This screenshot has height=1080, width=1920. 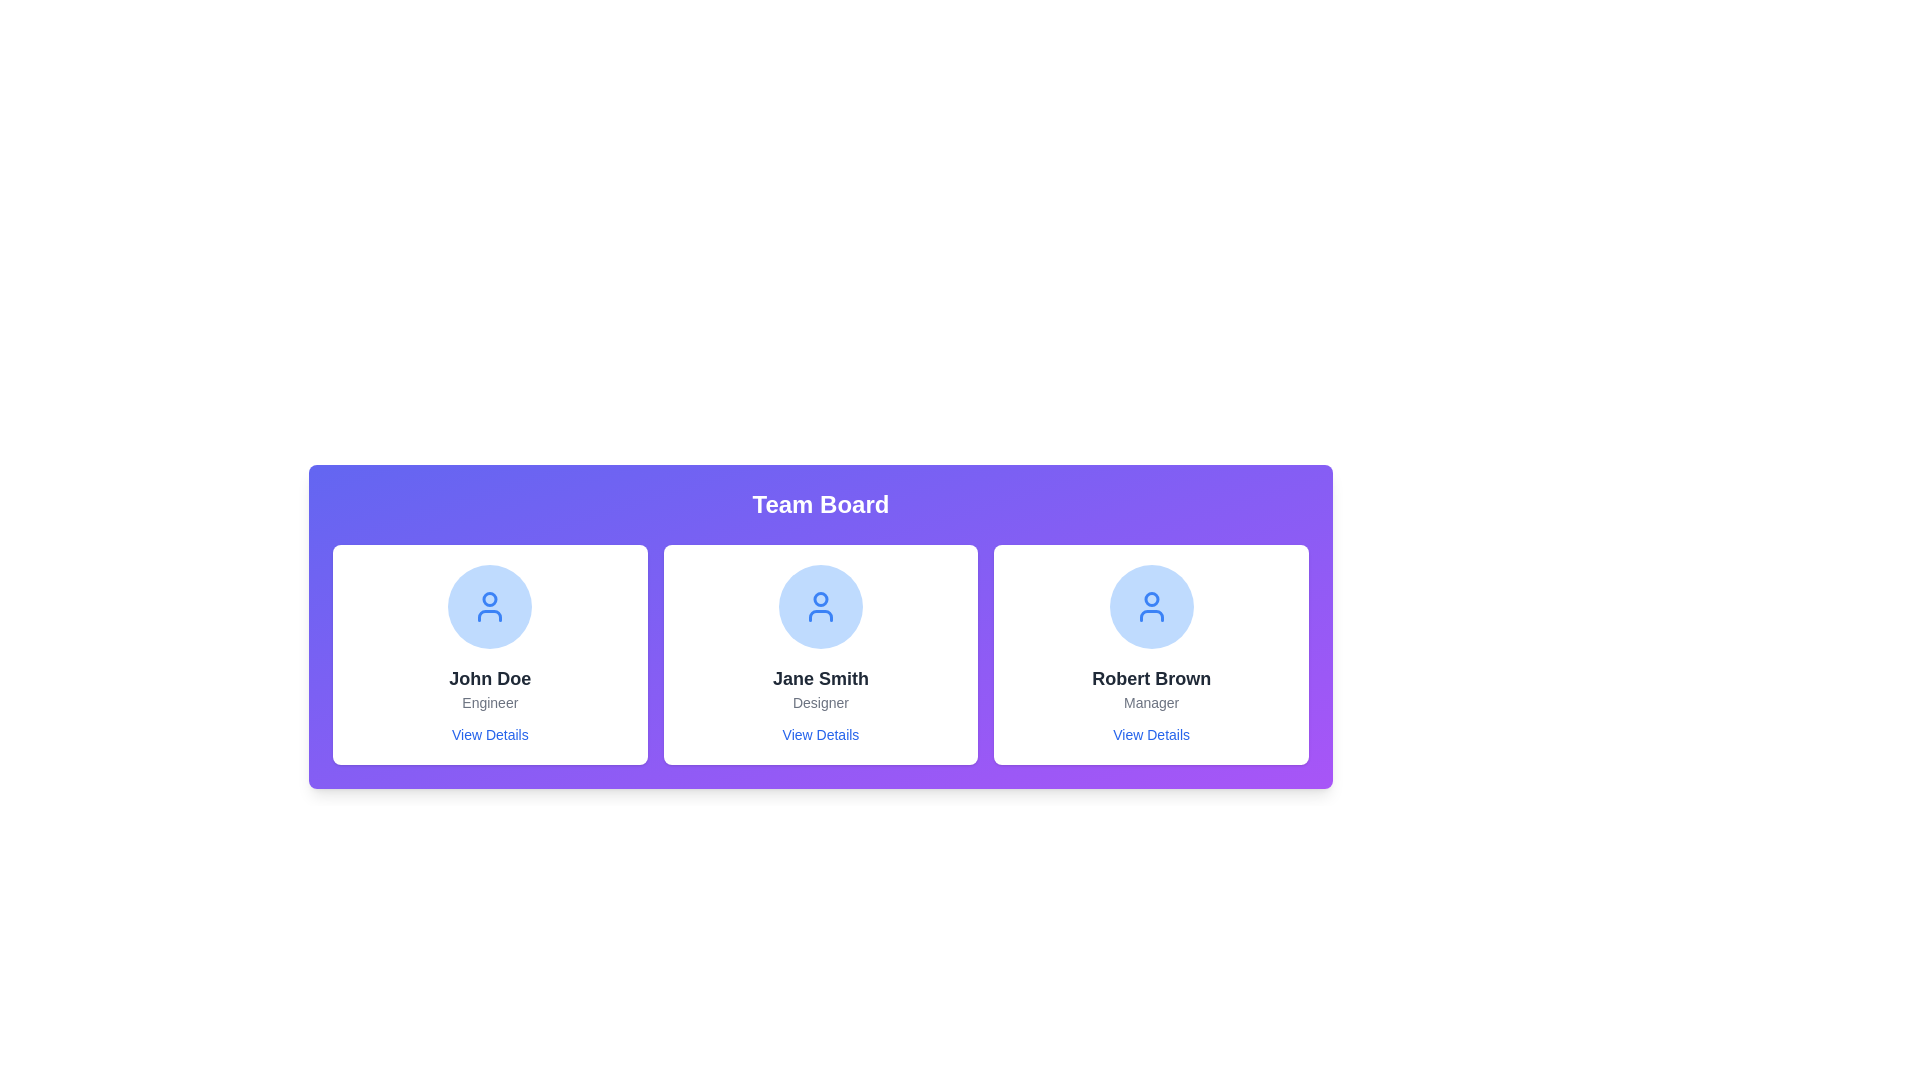 I want to click on the 'View Details' link in blue text located below 'Jane Smith' the Designer in the profile card, so click(x=820, y=735).